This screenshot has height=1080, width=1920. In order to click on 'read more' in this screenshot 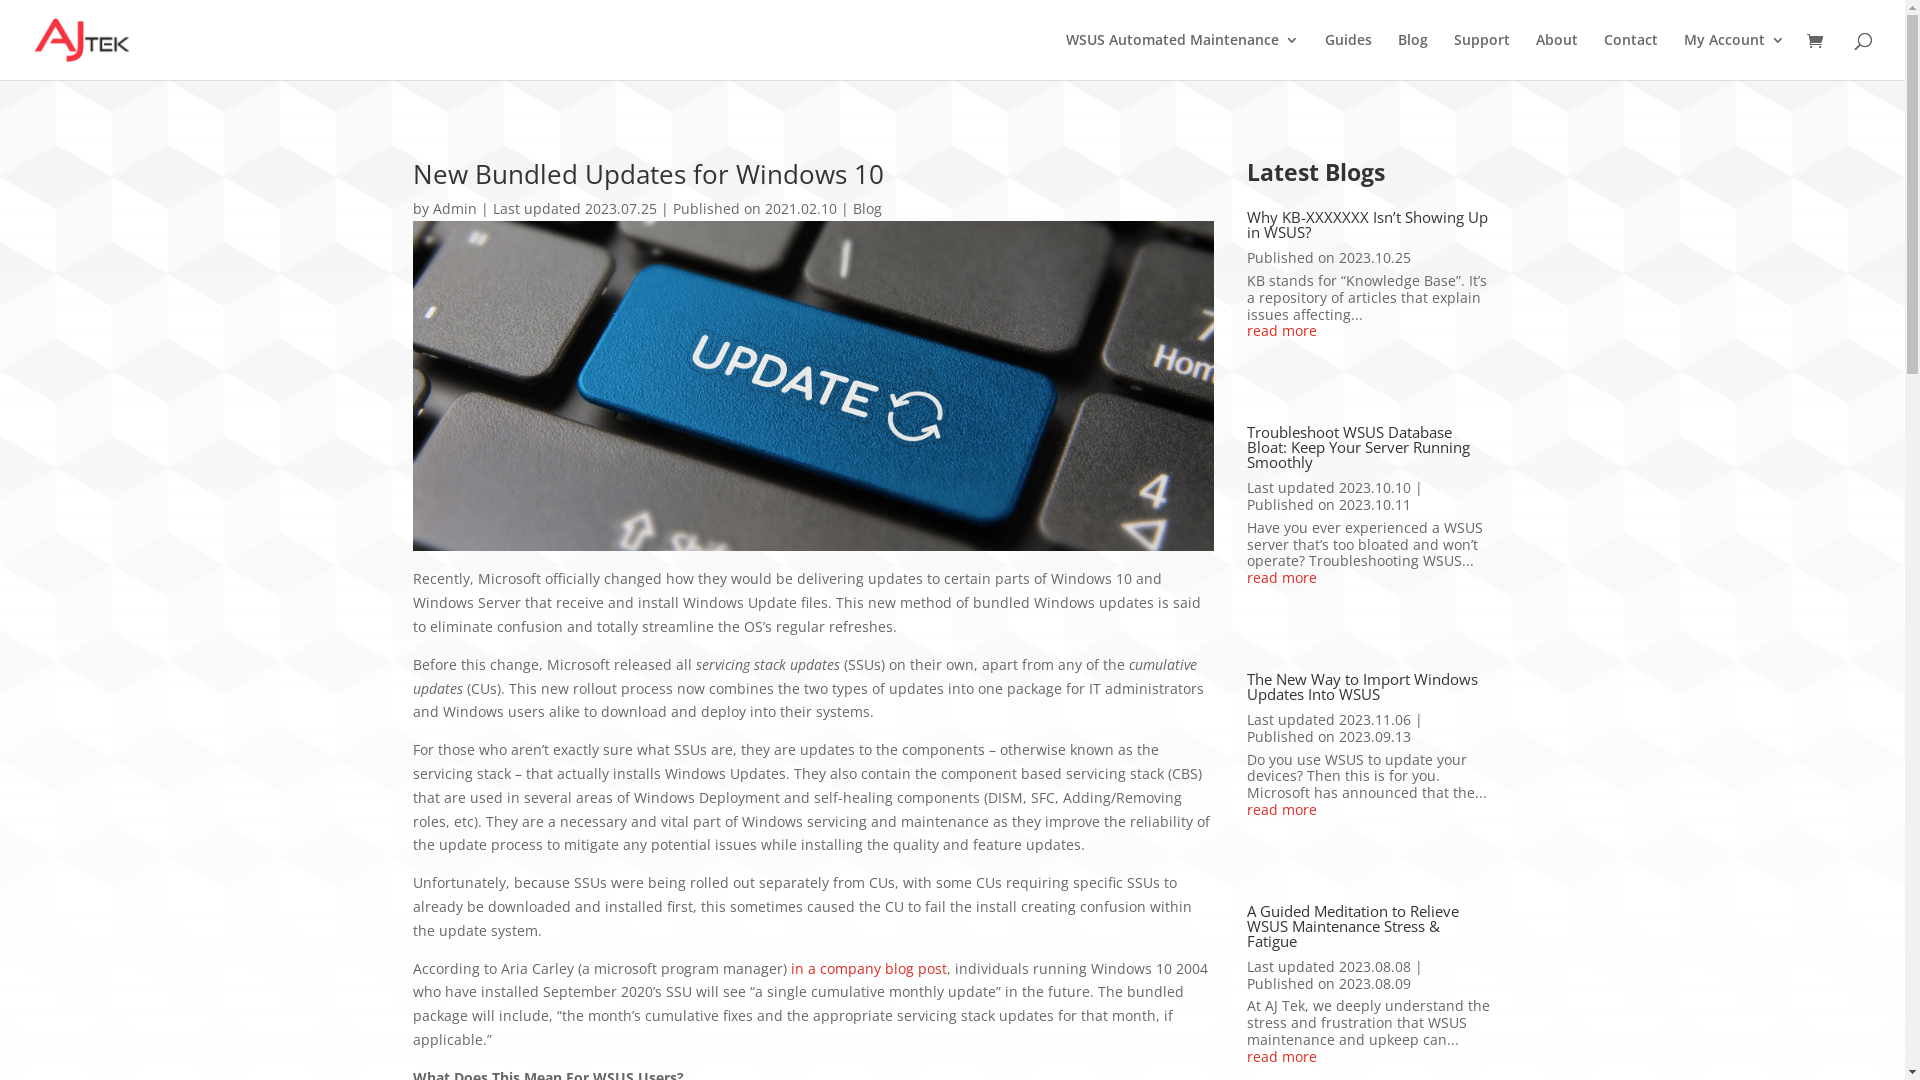, I will do `click(1368, 578)`.